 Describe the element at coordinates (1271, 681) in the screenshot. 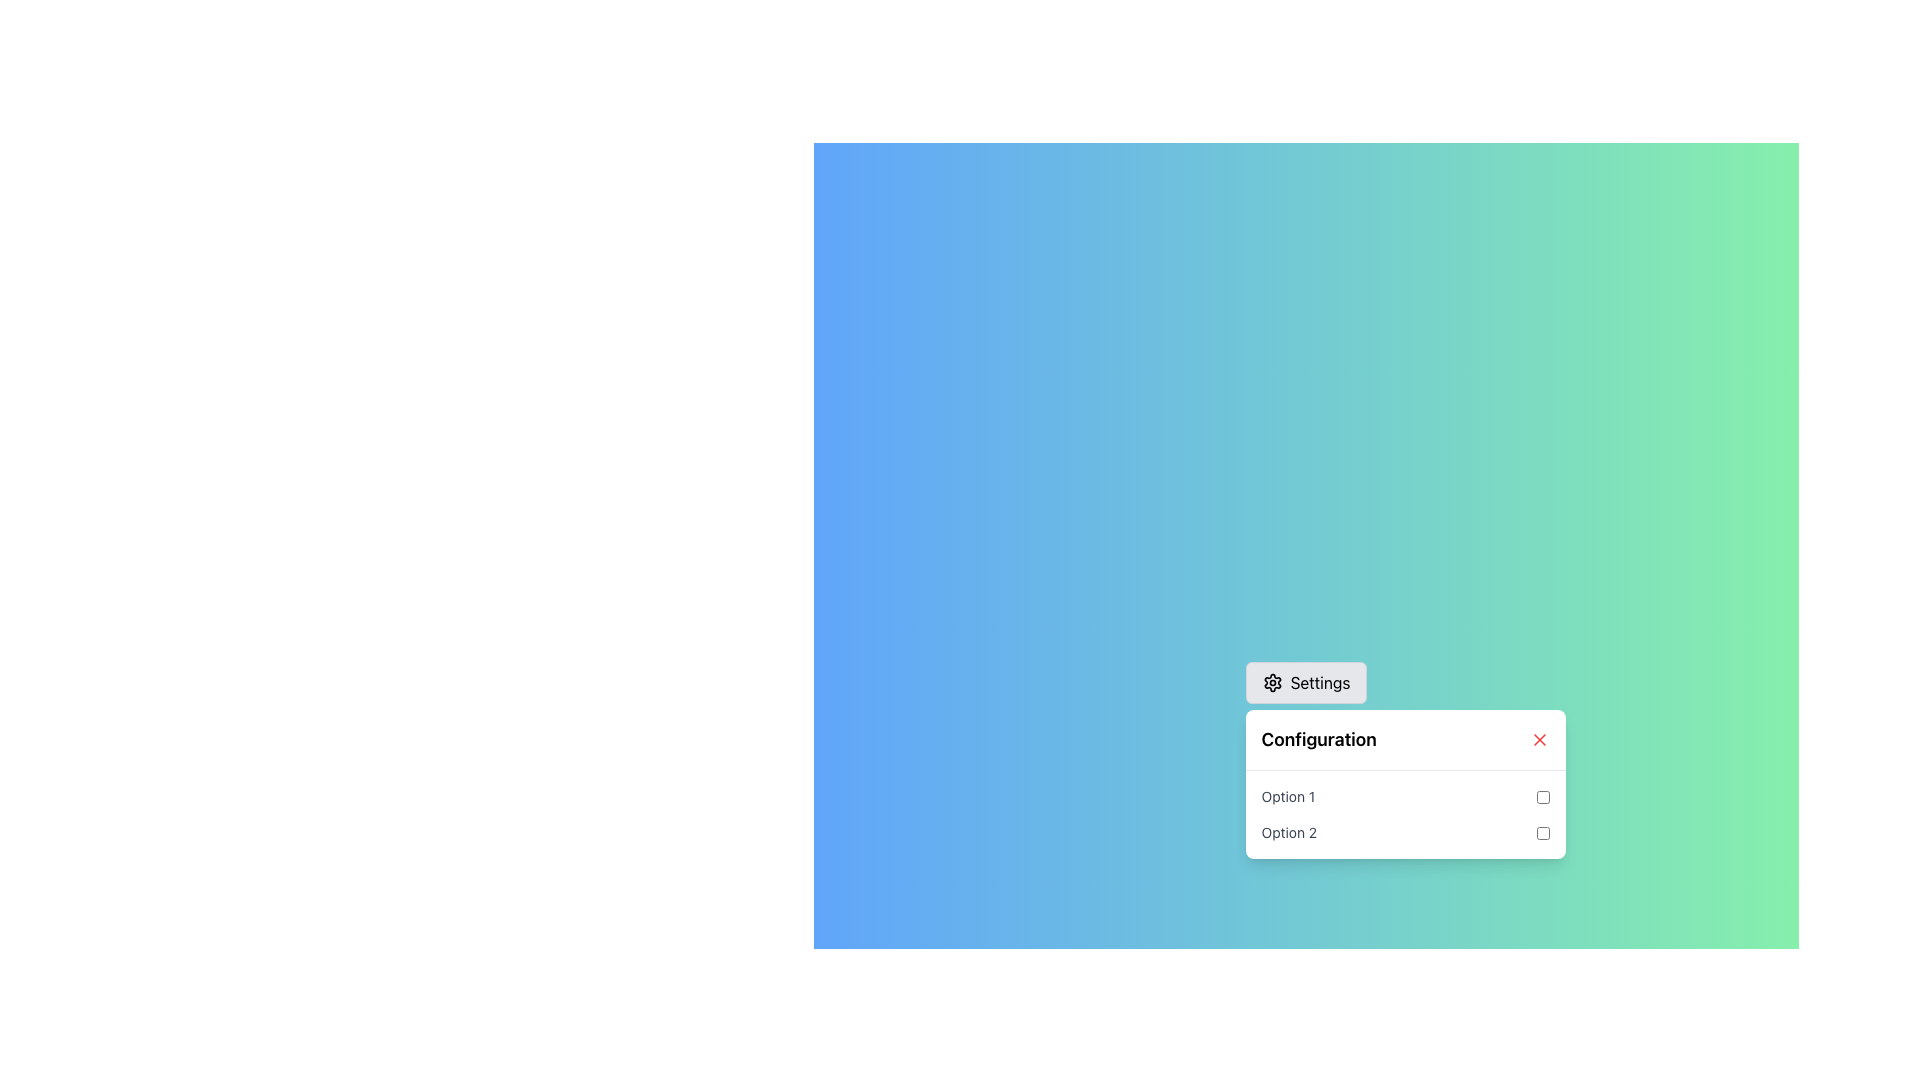

I see `the settings icon represented by the outer gear shape located at the top area of the card referencing configurations` at that location.